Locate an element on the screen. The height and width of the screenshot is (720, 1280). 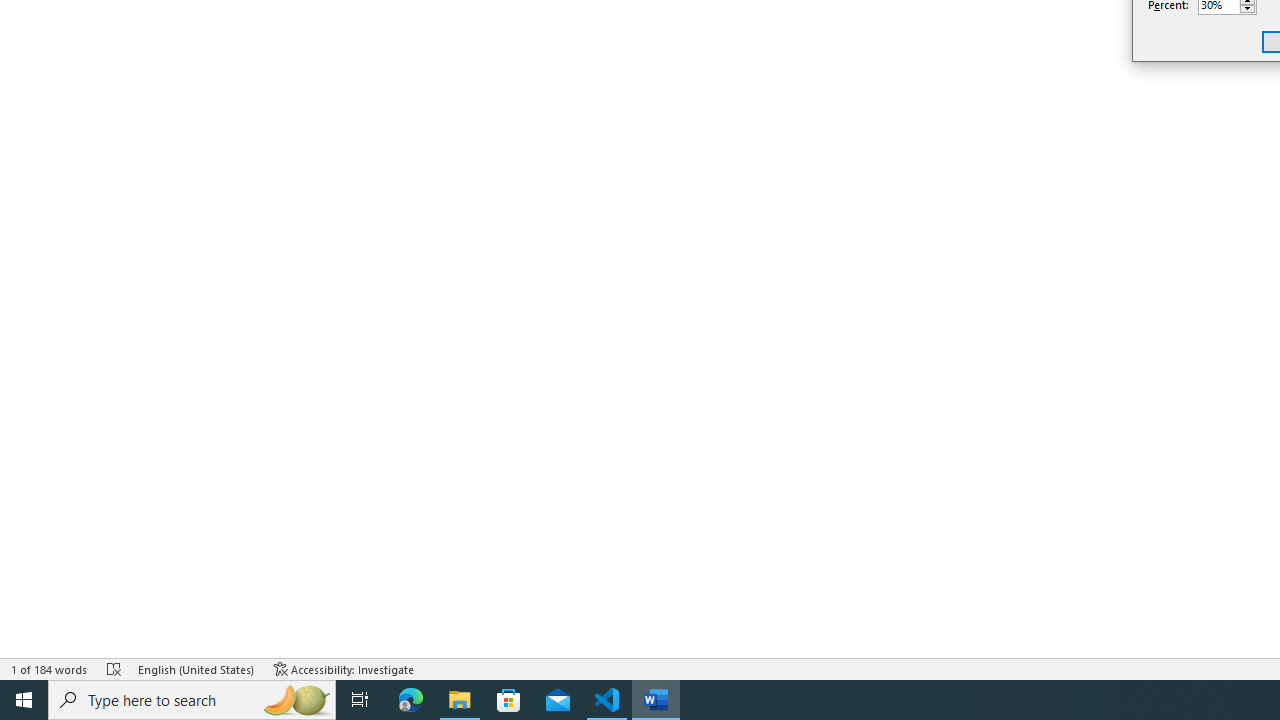
'Word Count 1 of 184 words' is located at coordinates (49, 669).